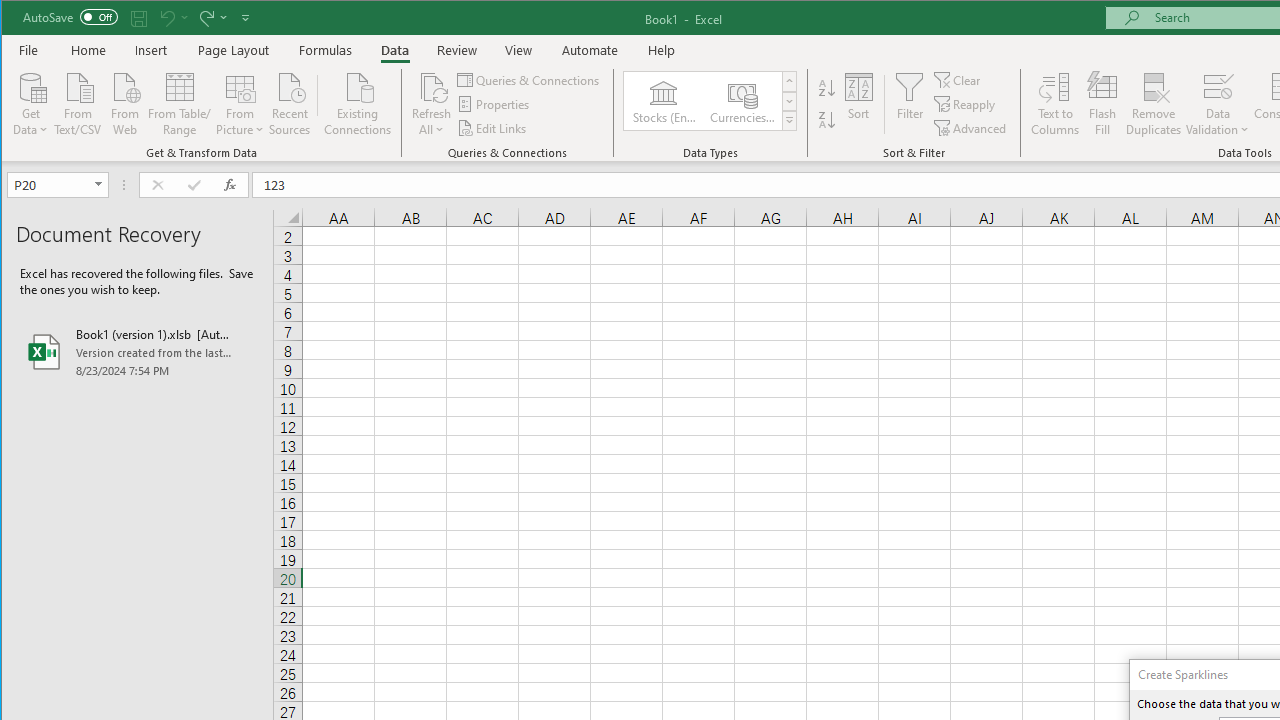  I want to click on 'Sort Smallest to Largest', so click(827, 87).